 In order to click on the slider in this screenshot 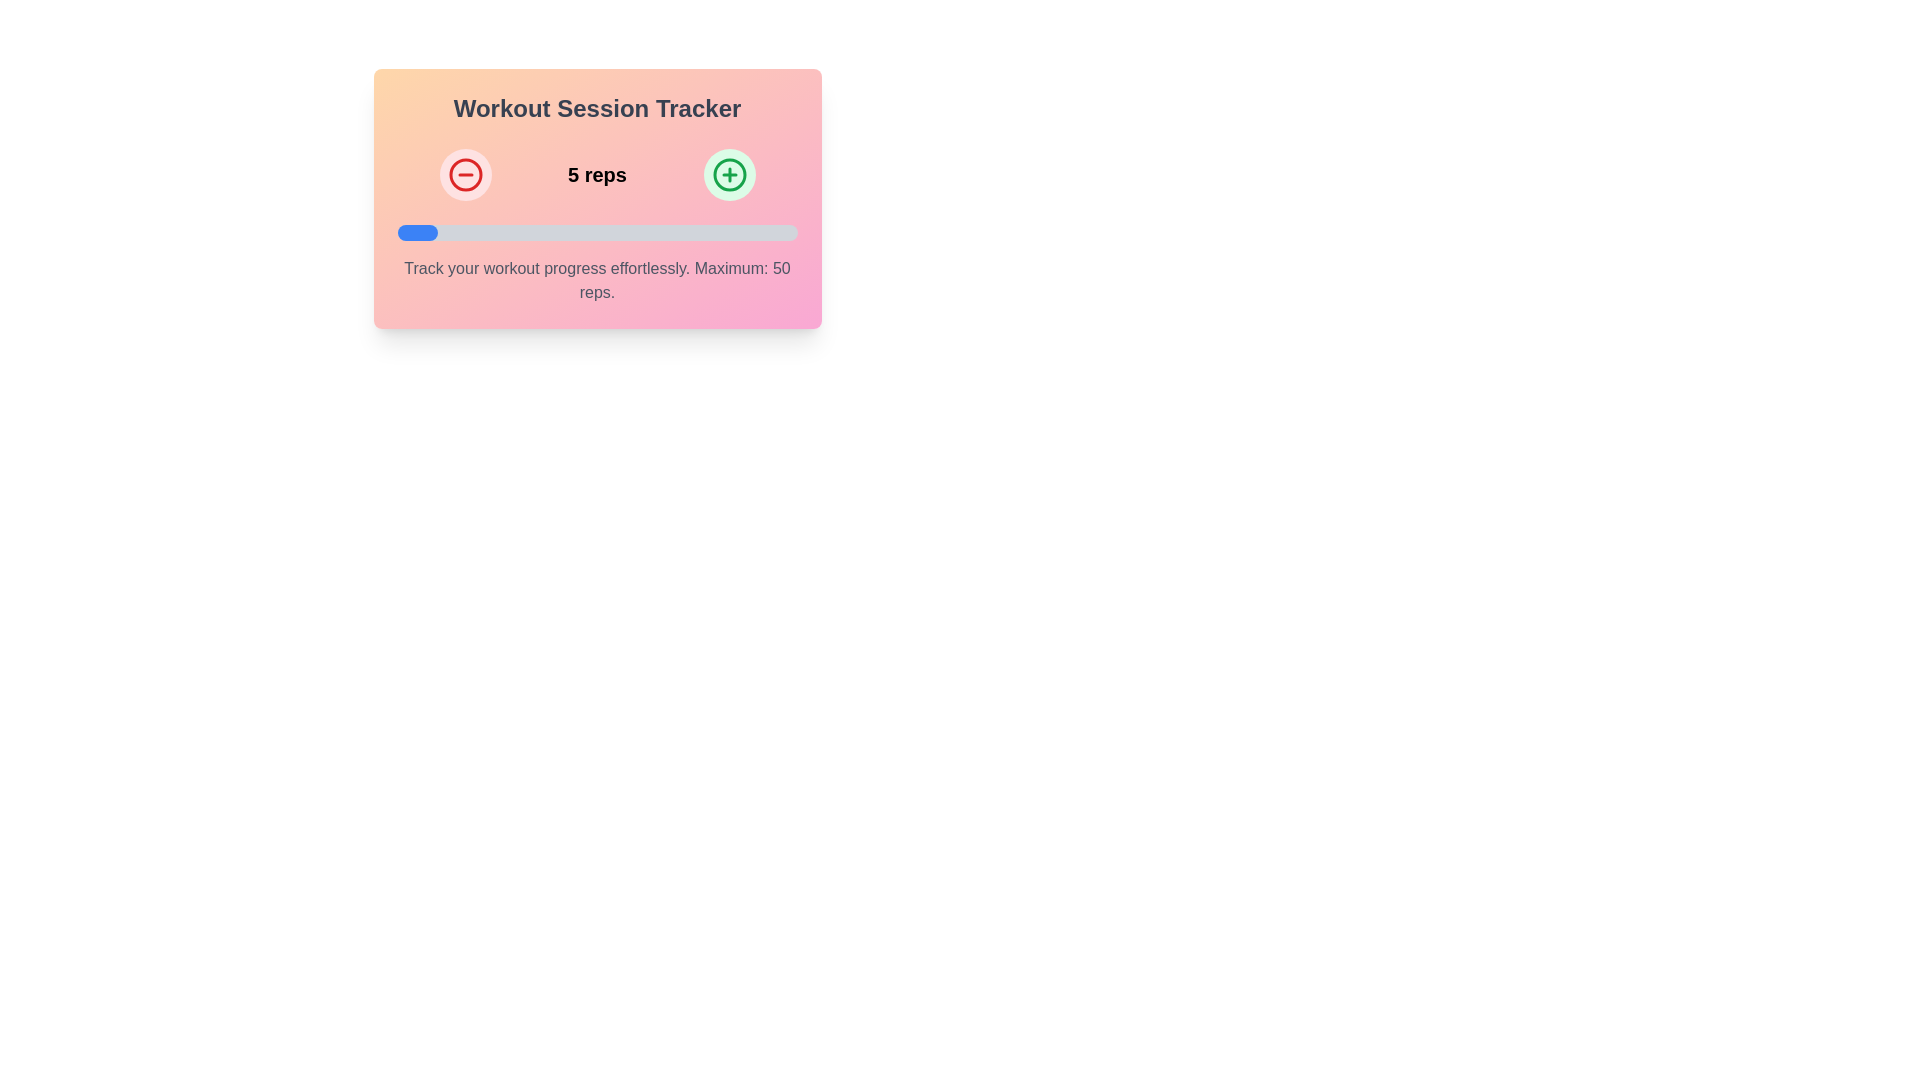, I will do `click(426, 231)`.